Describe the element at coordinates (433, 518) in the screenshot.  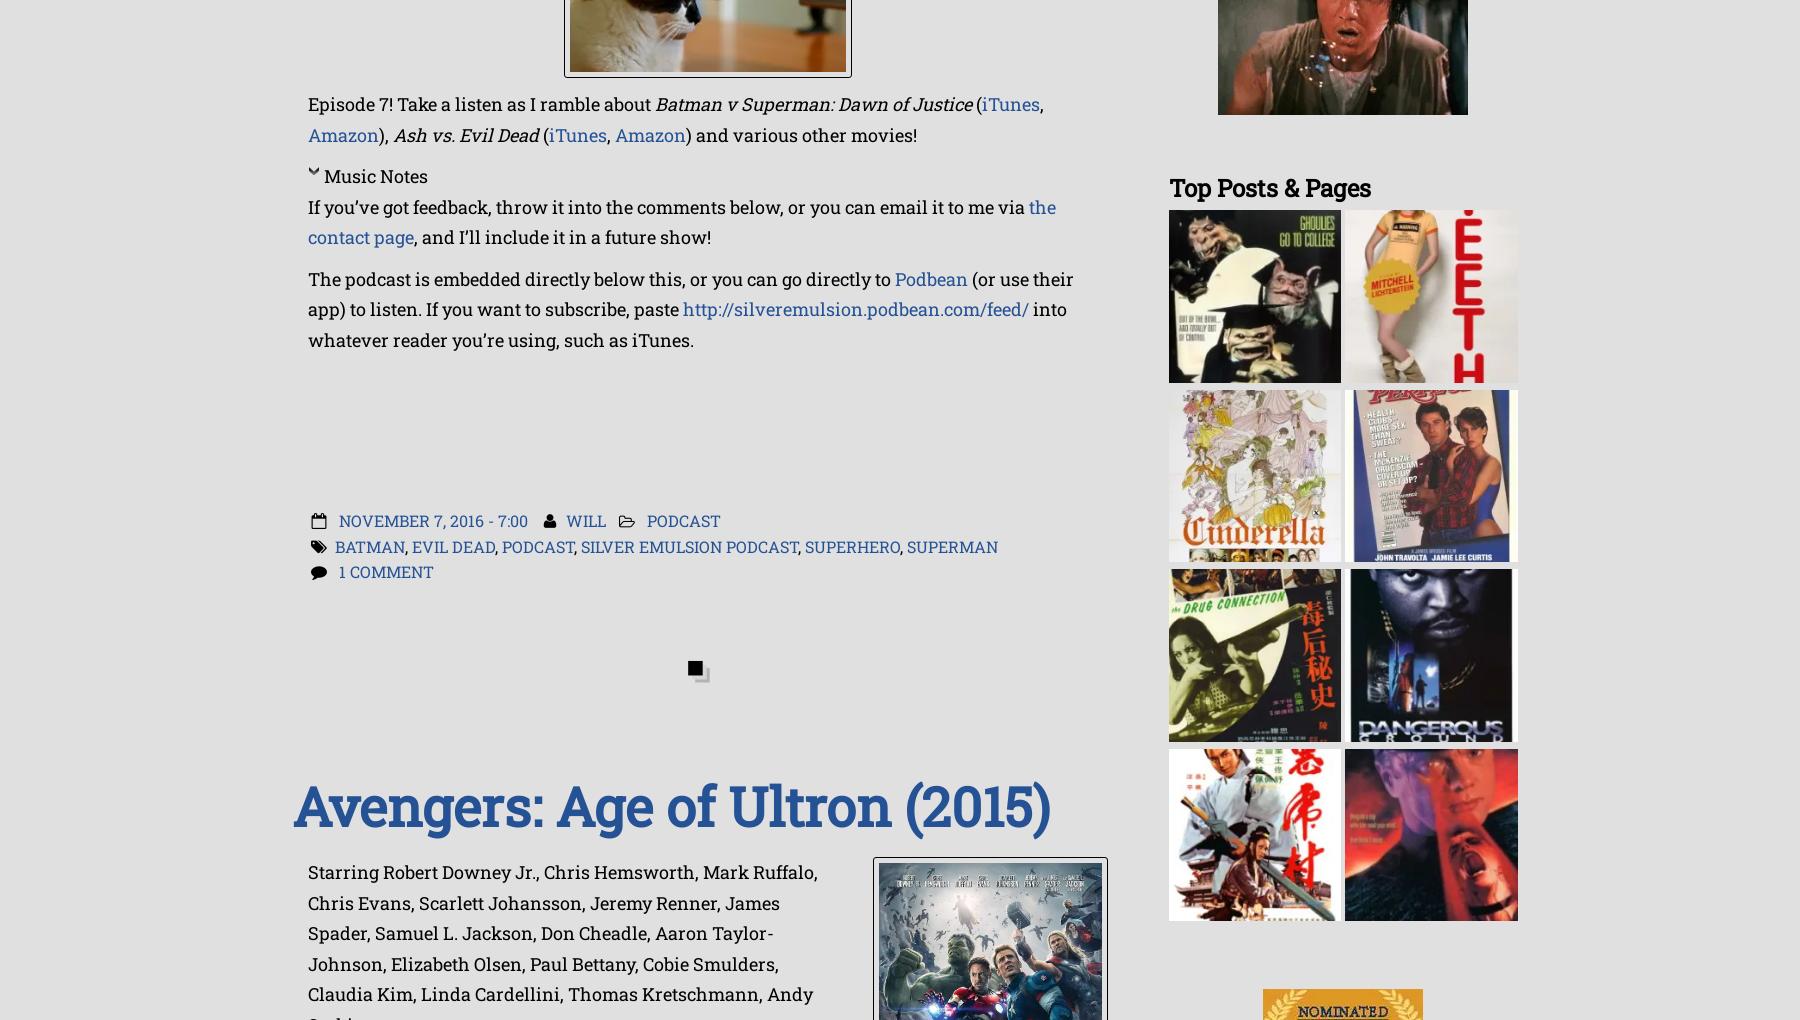
I see `'November 7, 2016 - 7:00'` at that location.